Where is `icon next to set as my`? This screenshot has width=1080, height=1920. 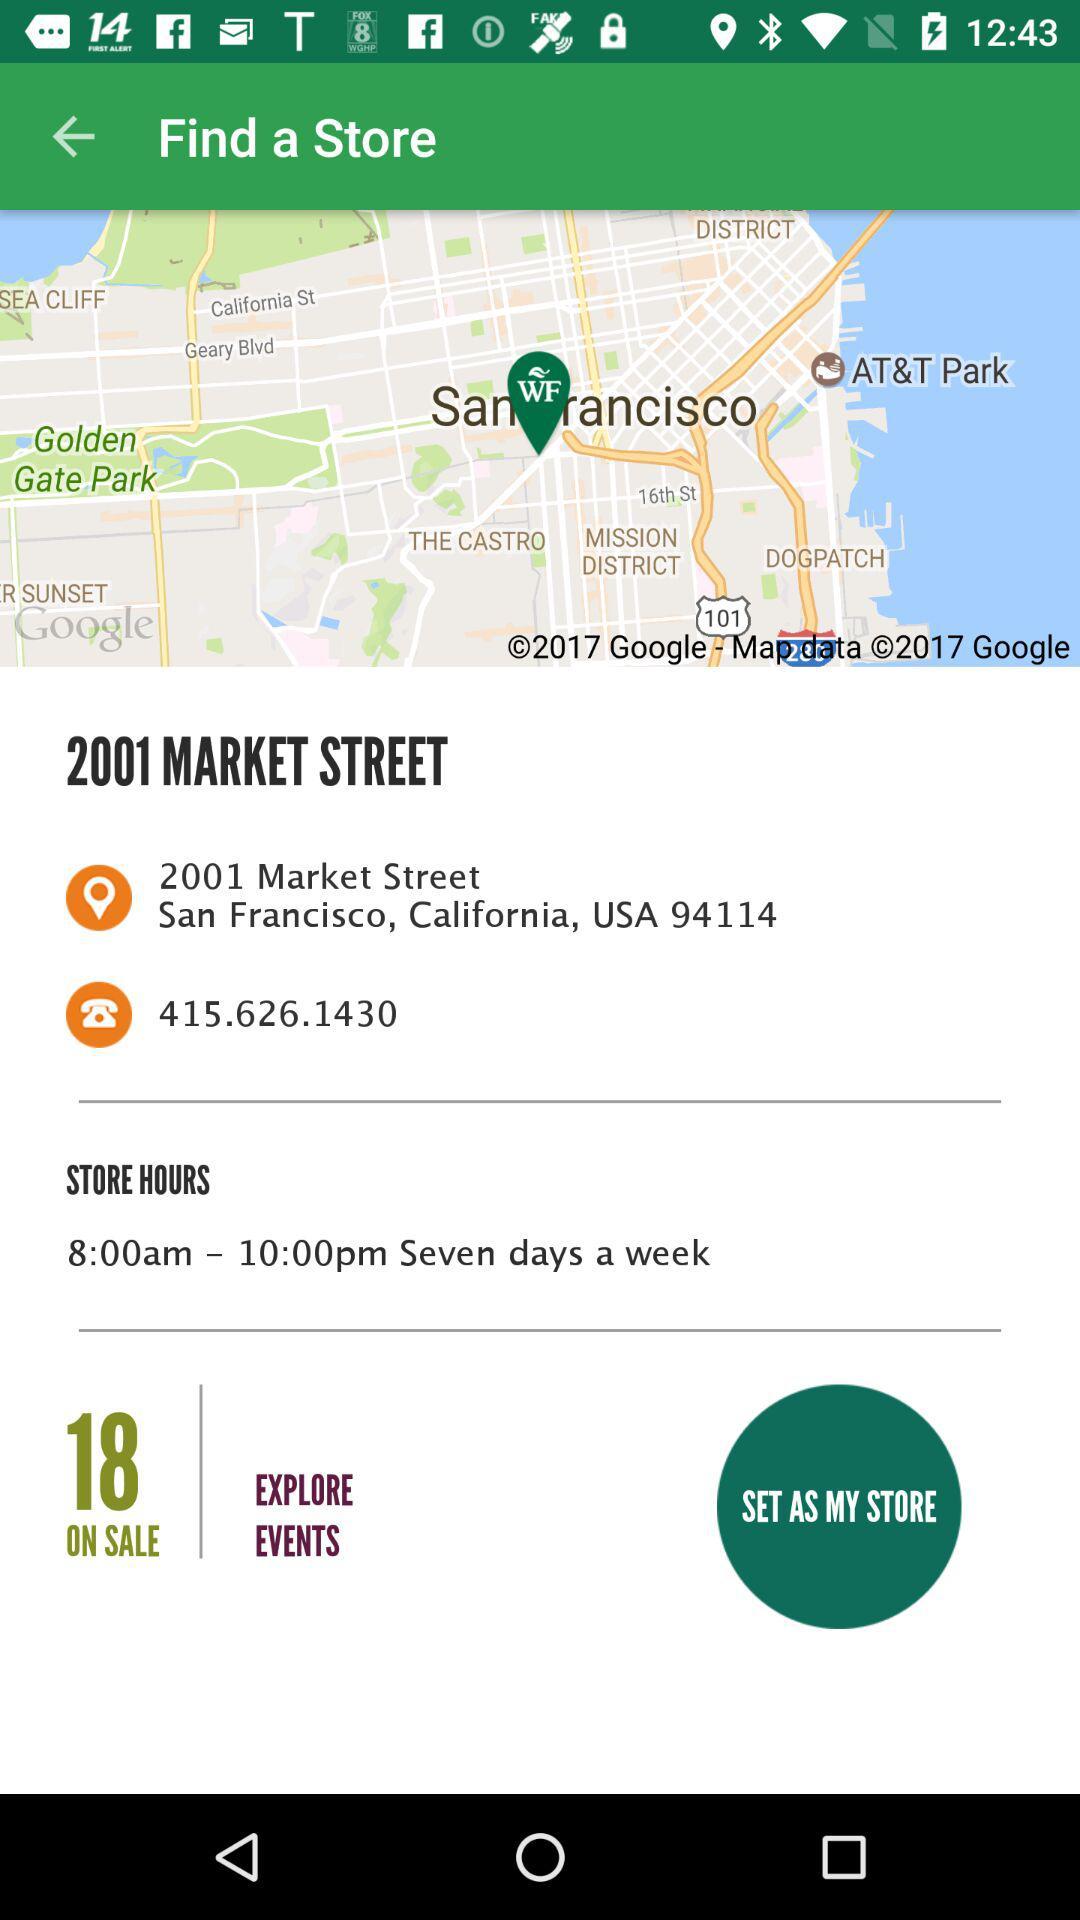
icon next to set as my is located at coordinates (304, 1475).